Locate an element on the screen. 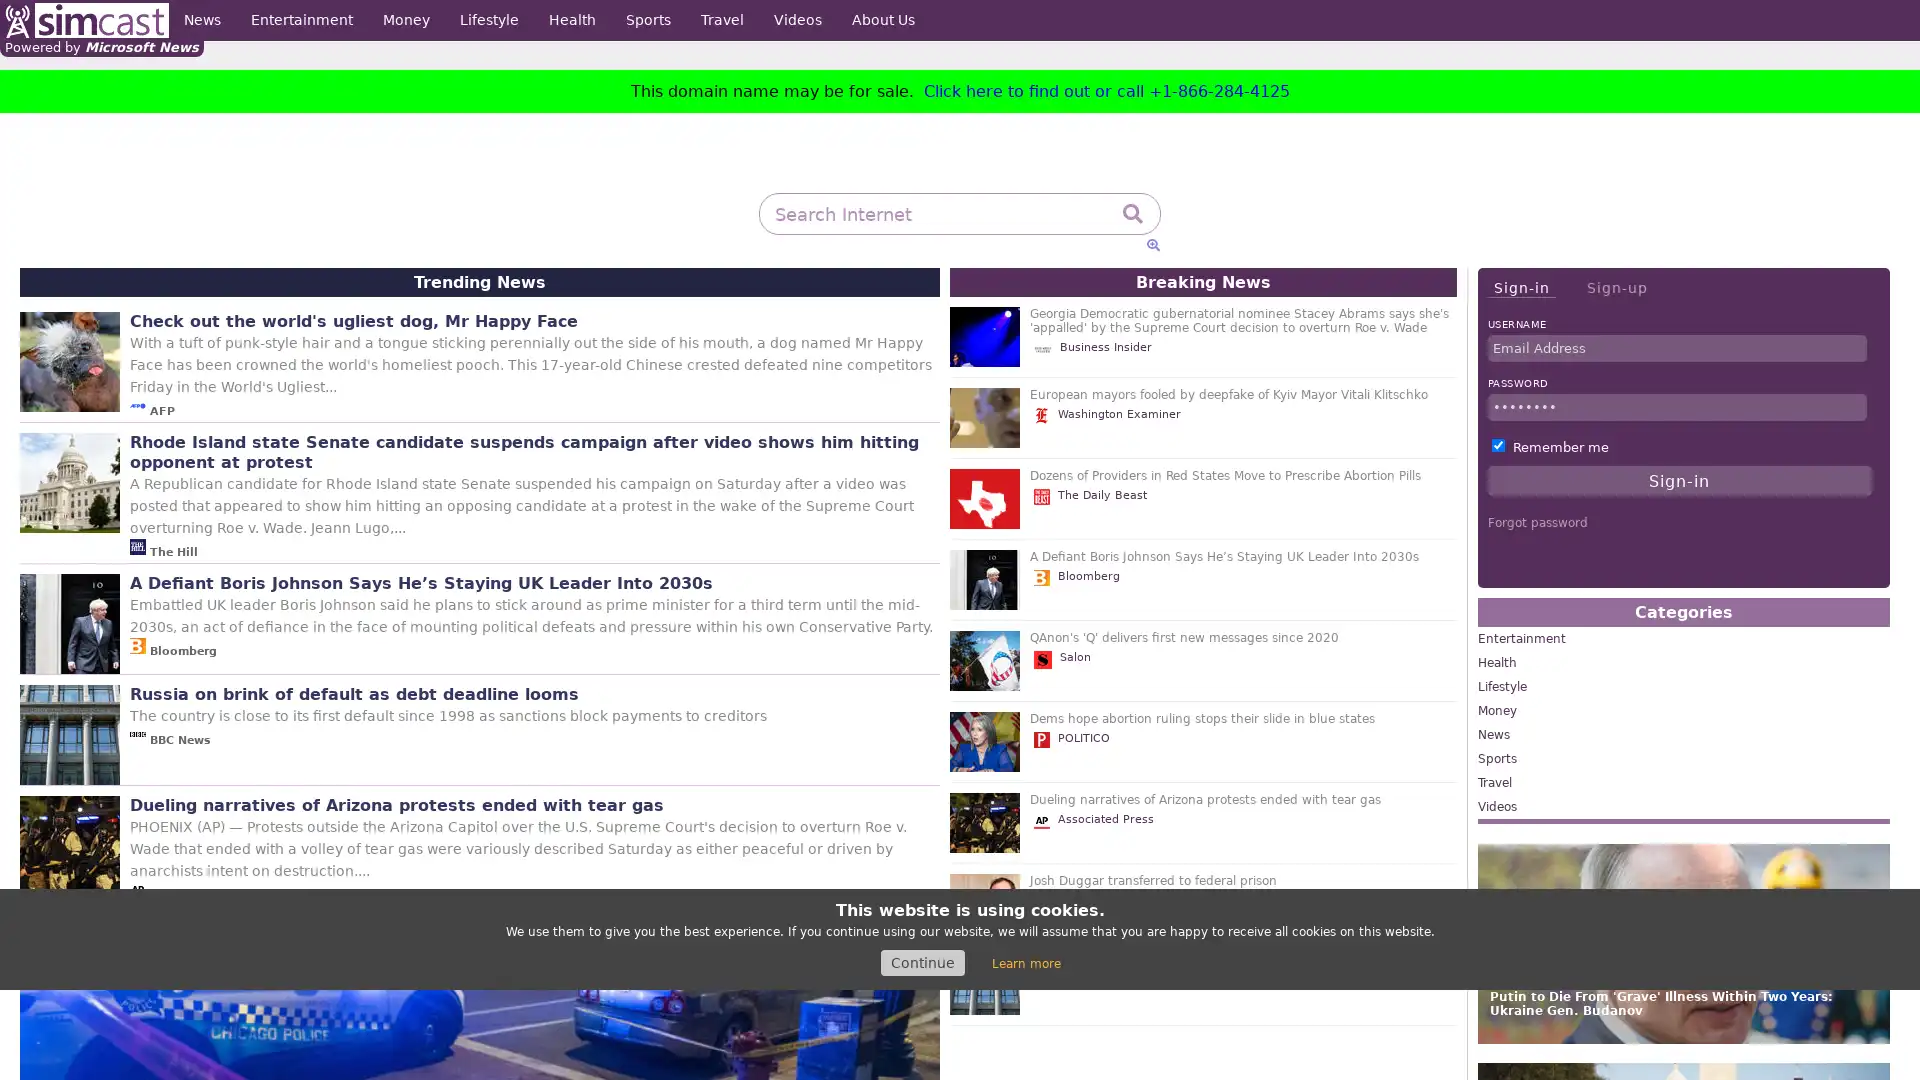 This screenshot has height=1080, width=1920. Continue is located at coordinates (921, 962).